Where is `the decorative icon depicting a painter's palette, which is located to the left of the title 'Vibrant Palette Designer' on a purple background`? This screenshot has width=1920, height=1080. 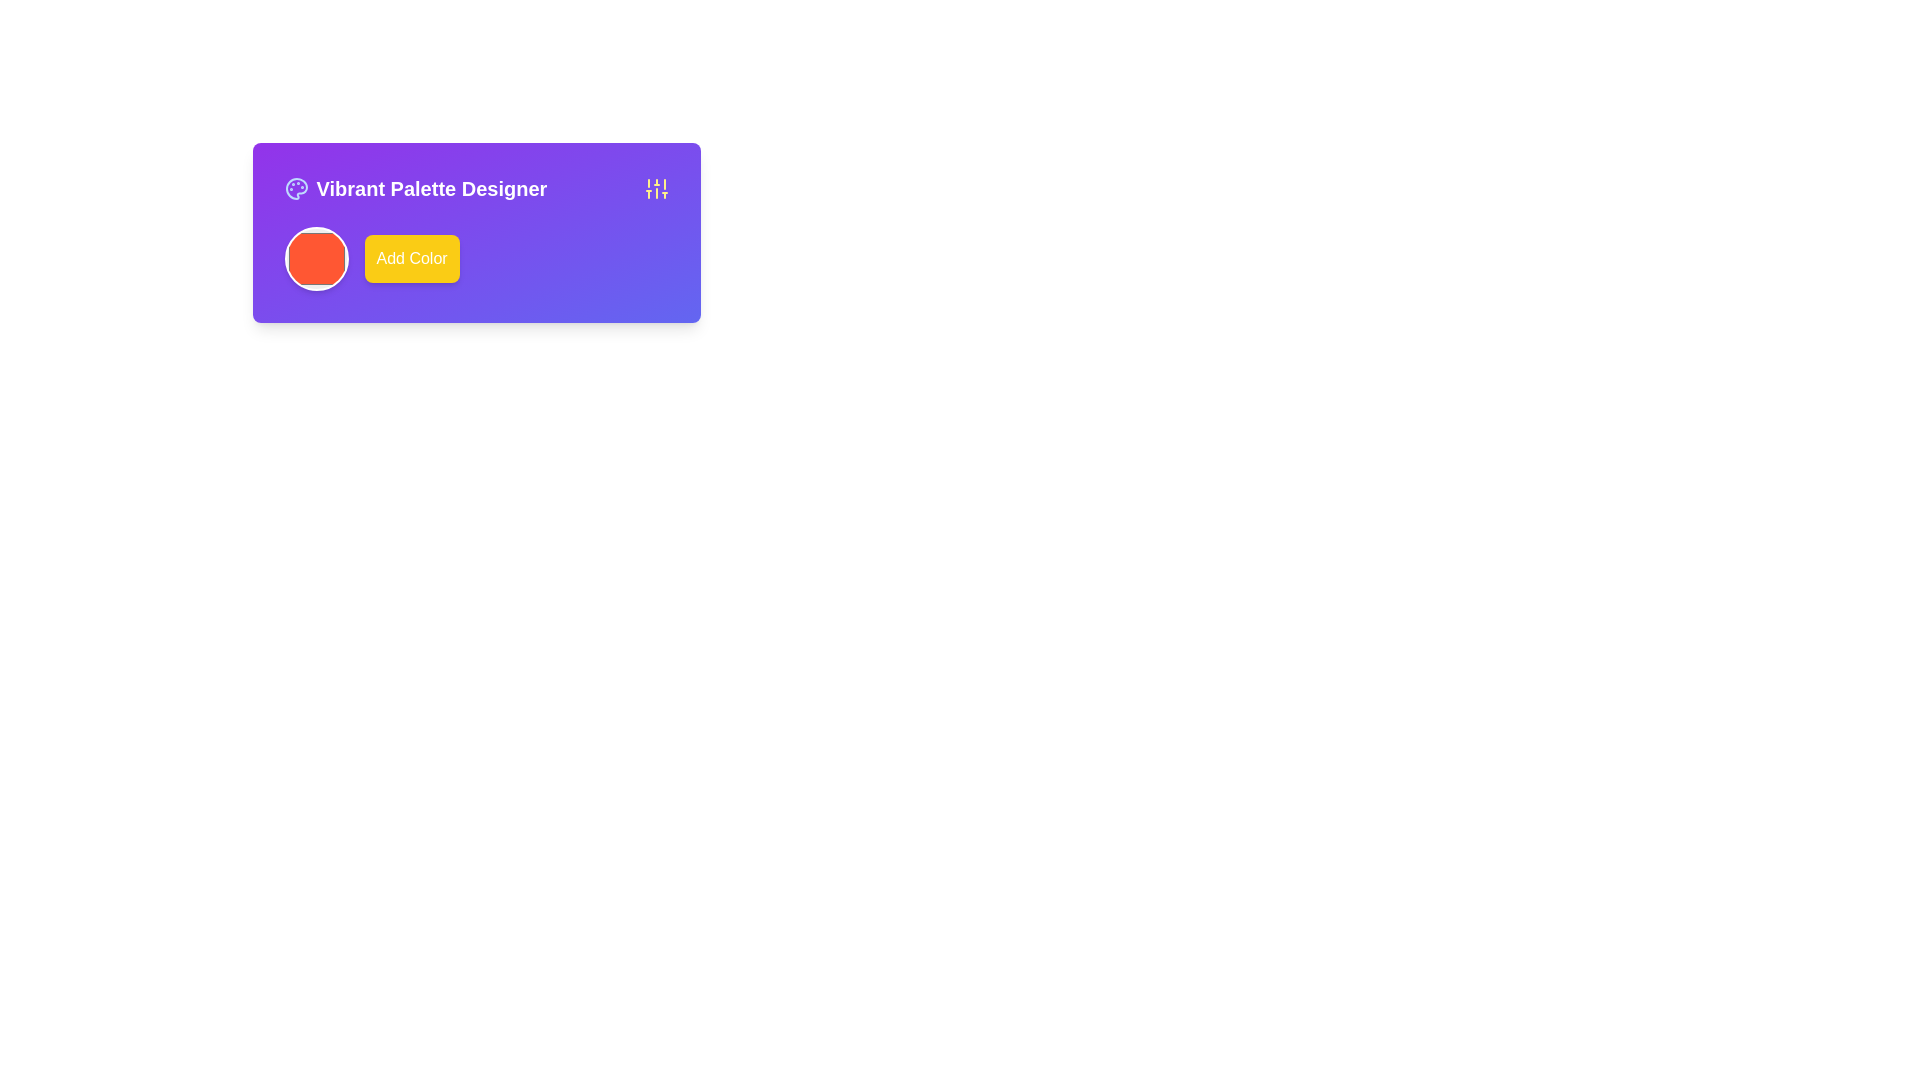 the decorative icon depicting a painter's palette, which is located to the left of the title 'Vibrant Palette Designer' on a purple background is located at coordinates (295, 189).